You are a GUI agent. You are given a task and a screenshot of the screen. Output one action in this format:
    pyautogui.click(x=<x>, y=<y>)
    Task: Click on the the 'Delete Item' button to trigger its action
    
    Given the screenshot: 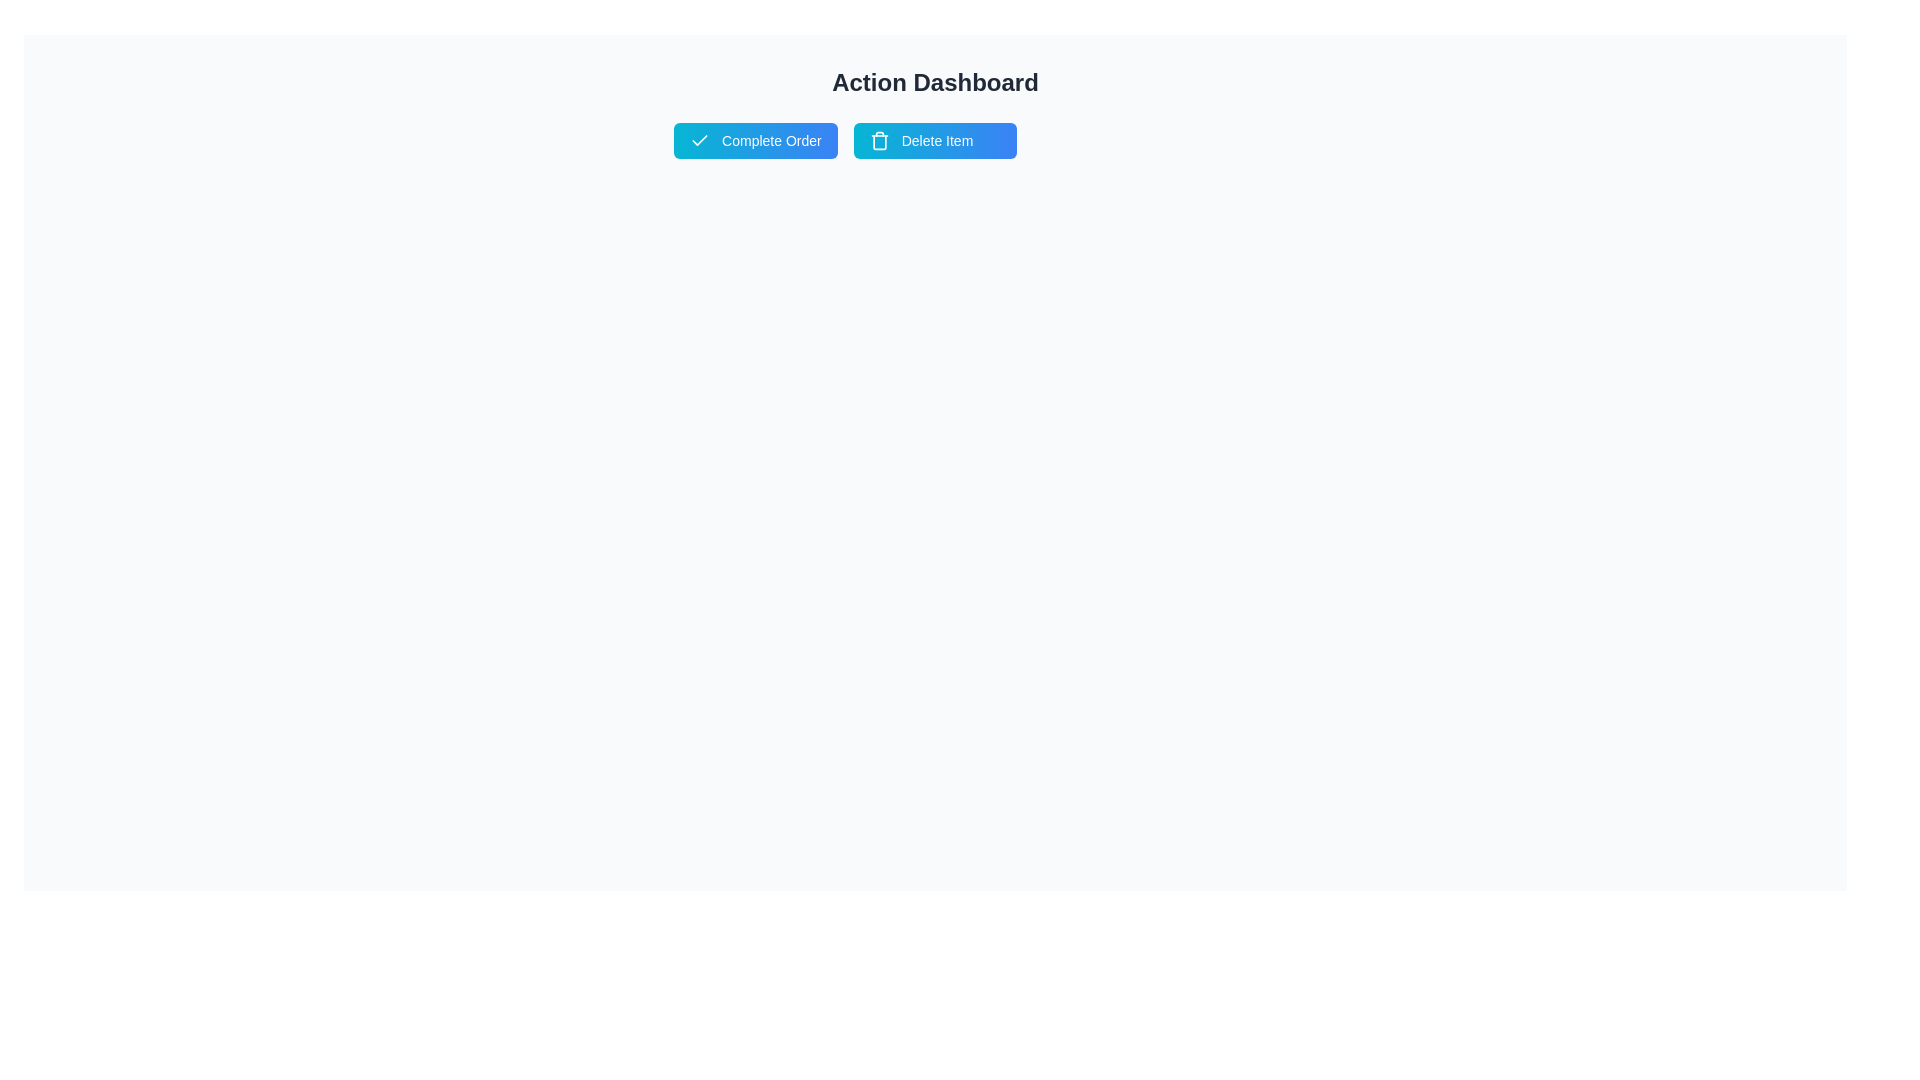 What is the action you would take?
    pyautogui.click(x=934, y=140)
    